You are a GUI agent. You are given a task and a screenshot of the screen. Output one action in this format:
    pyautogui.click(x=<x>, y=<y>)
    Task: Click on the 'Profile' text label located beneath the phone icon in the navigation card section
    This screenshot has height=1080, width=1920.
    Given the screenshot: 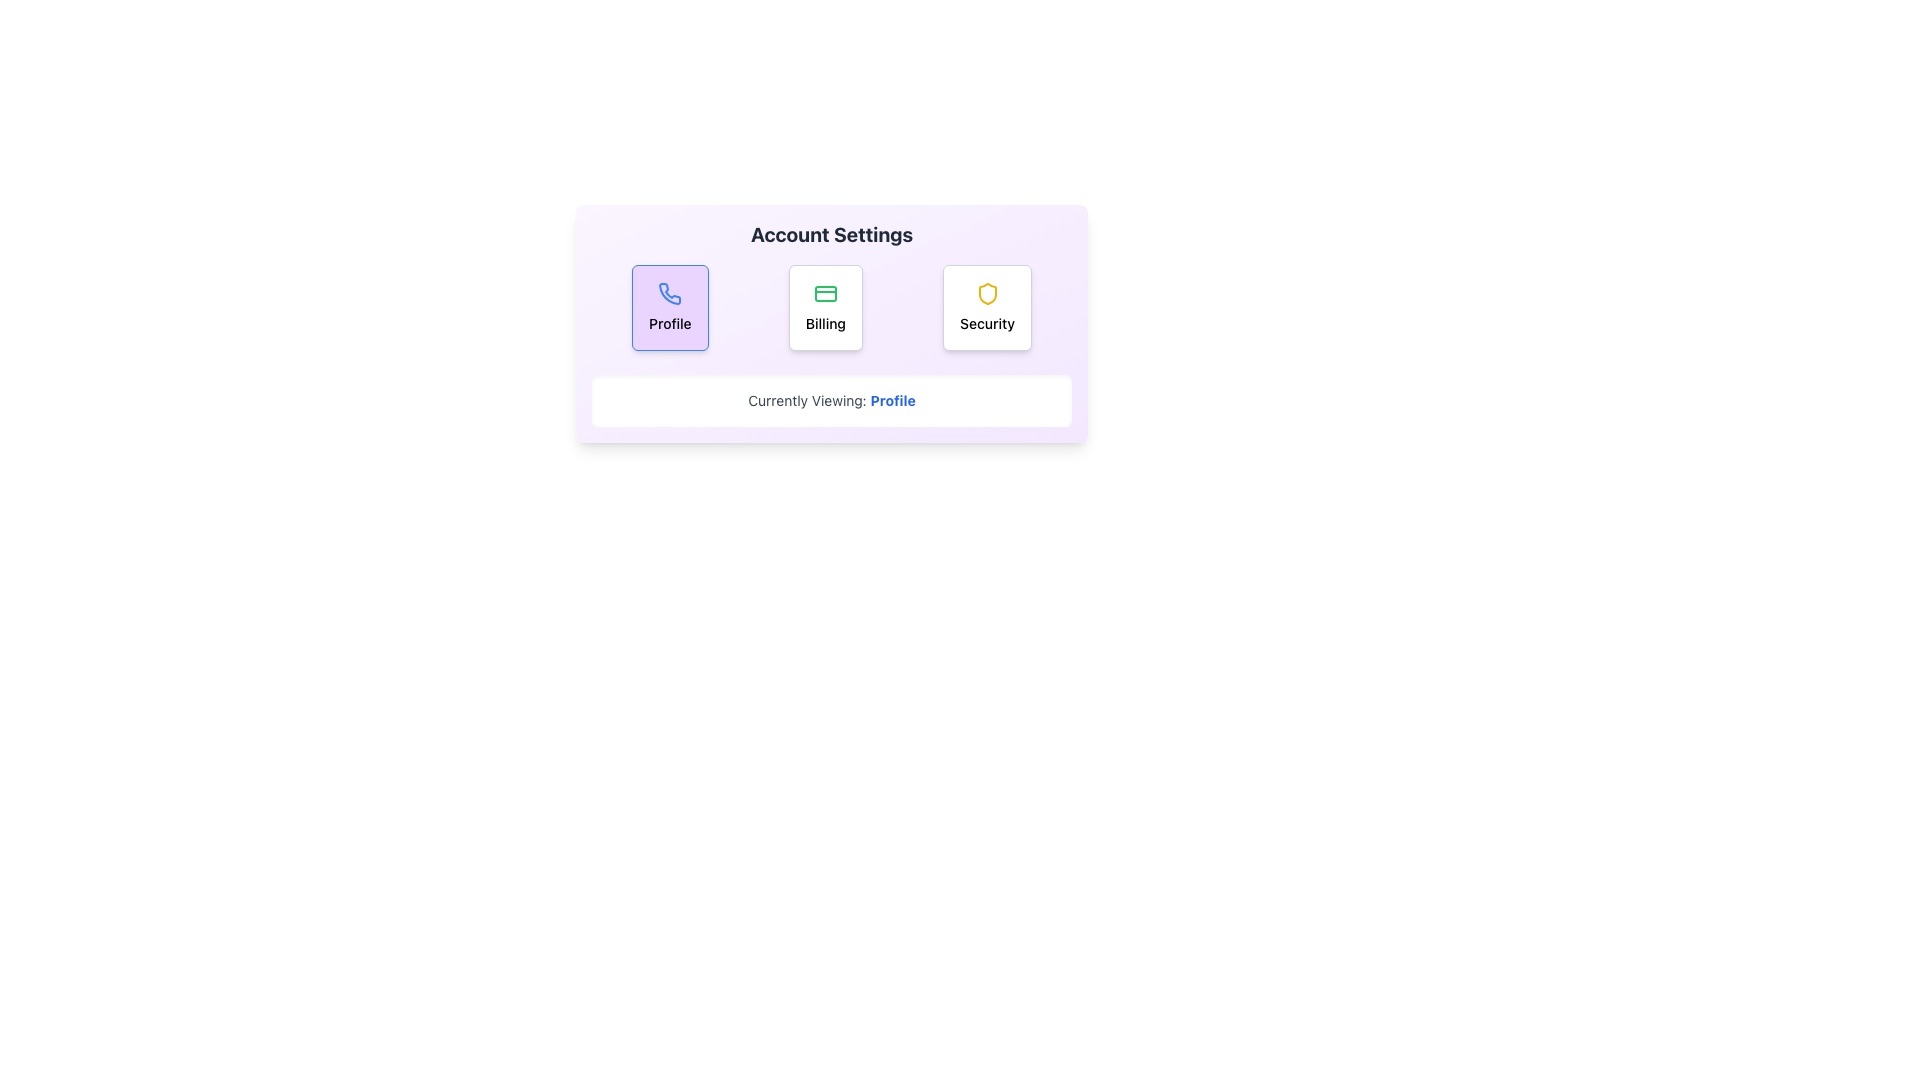 What is the action you would take?
    pyautogui.click(x=670, y=323)
    